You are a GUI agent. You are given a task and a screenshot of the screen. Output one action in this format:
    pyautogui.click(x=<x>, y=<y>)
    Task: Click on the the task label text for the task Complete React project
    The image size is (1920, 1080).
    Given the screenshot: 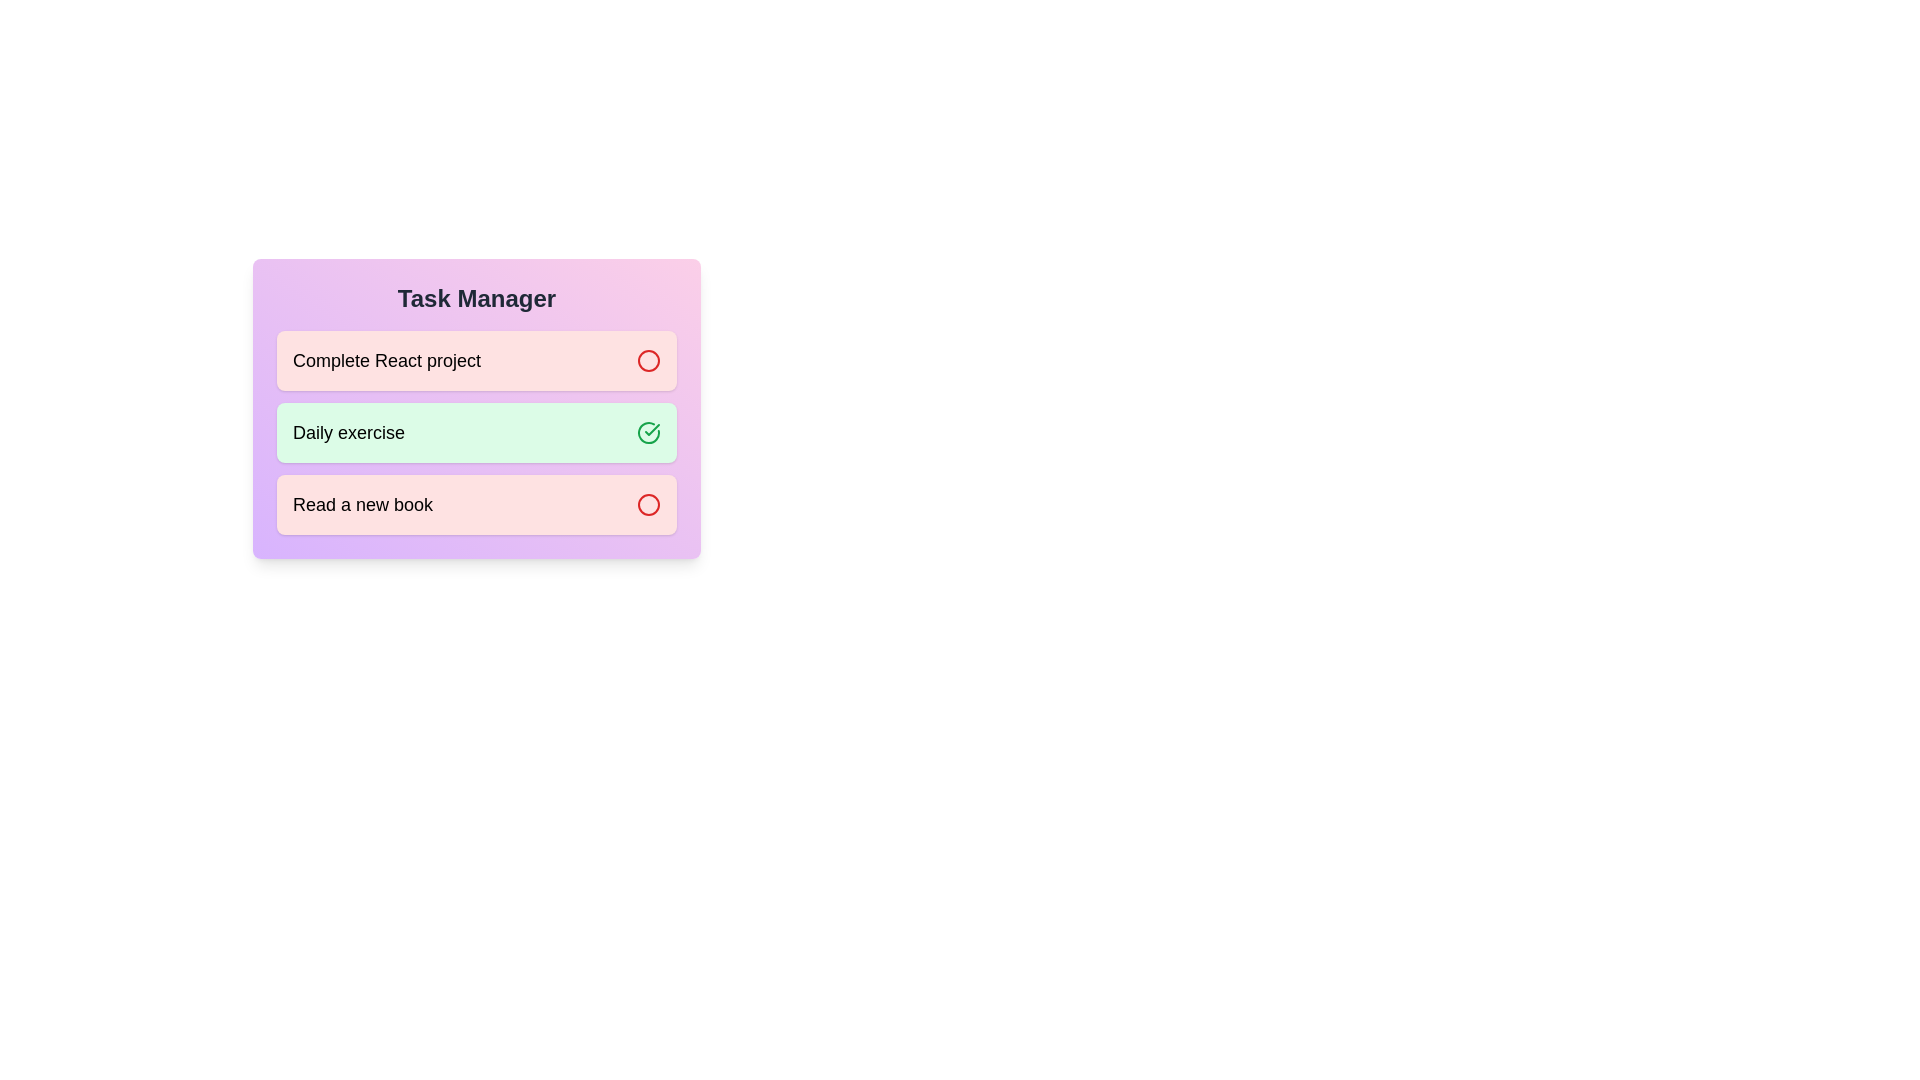 What is the action you would take?
    pyautogui.click(x=387, y=361)
    